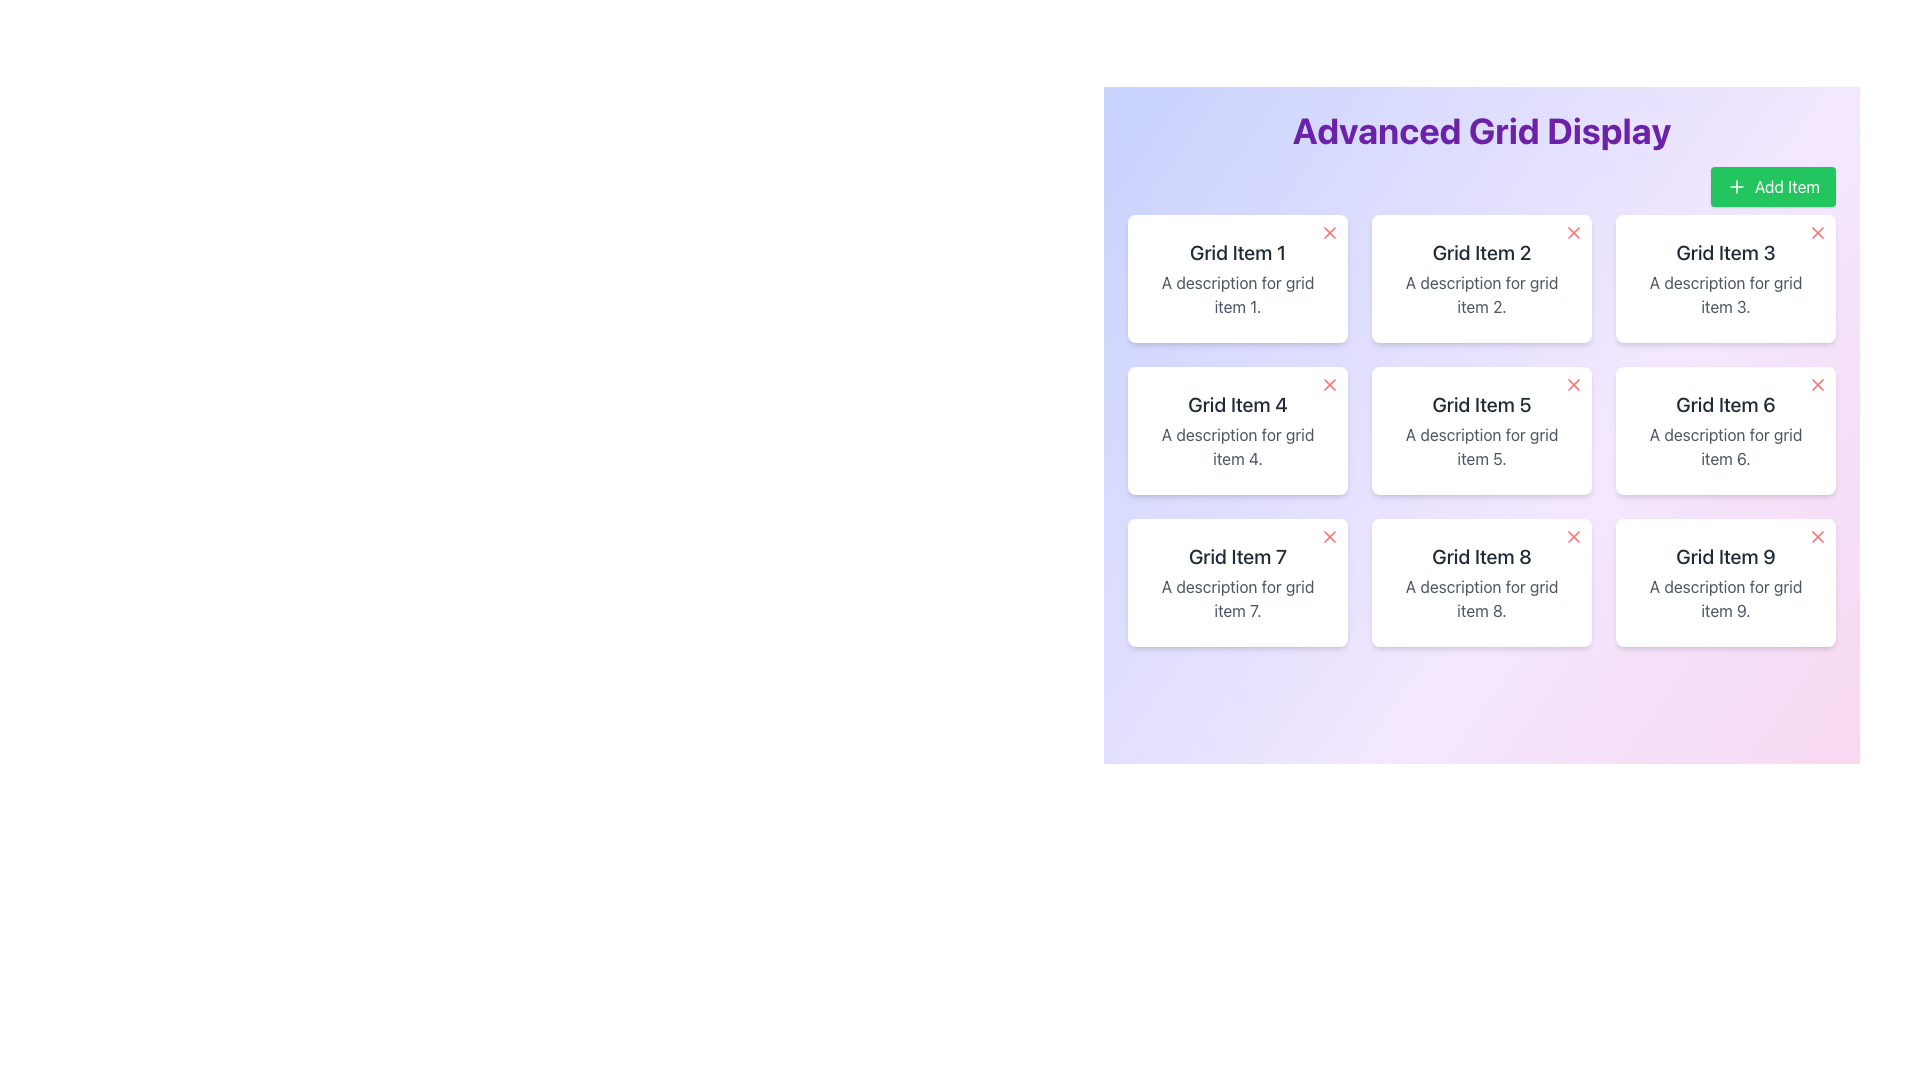 The height and width of the screenshot is (1080, 1920). Describe the element at coordinates (1329, 231) in the screenshot. I see `the close/delete icon located at the top-right corner of 'Grid Item 1'` at that location.